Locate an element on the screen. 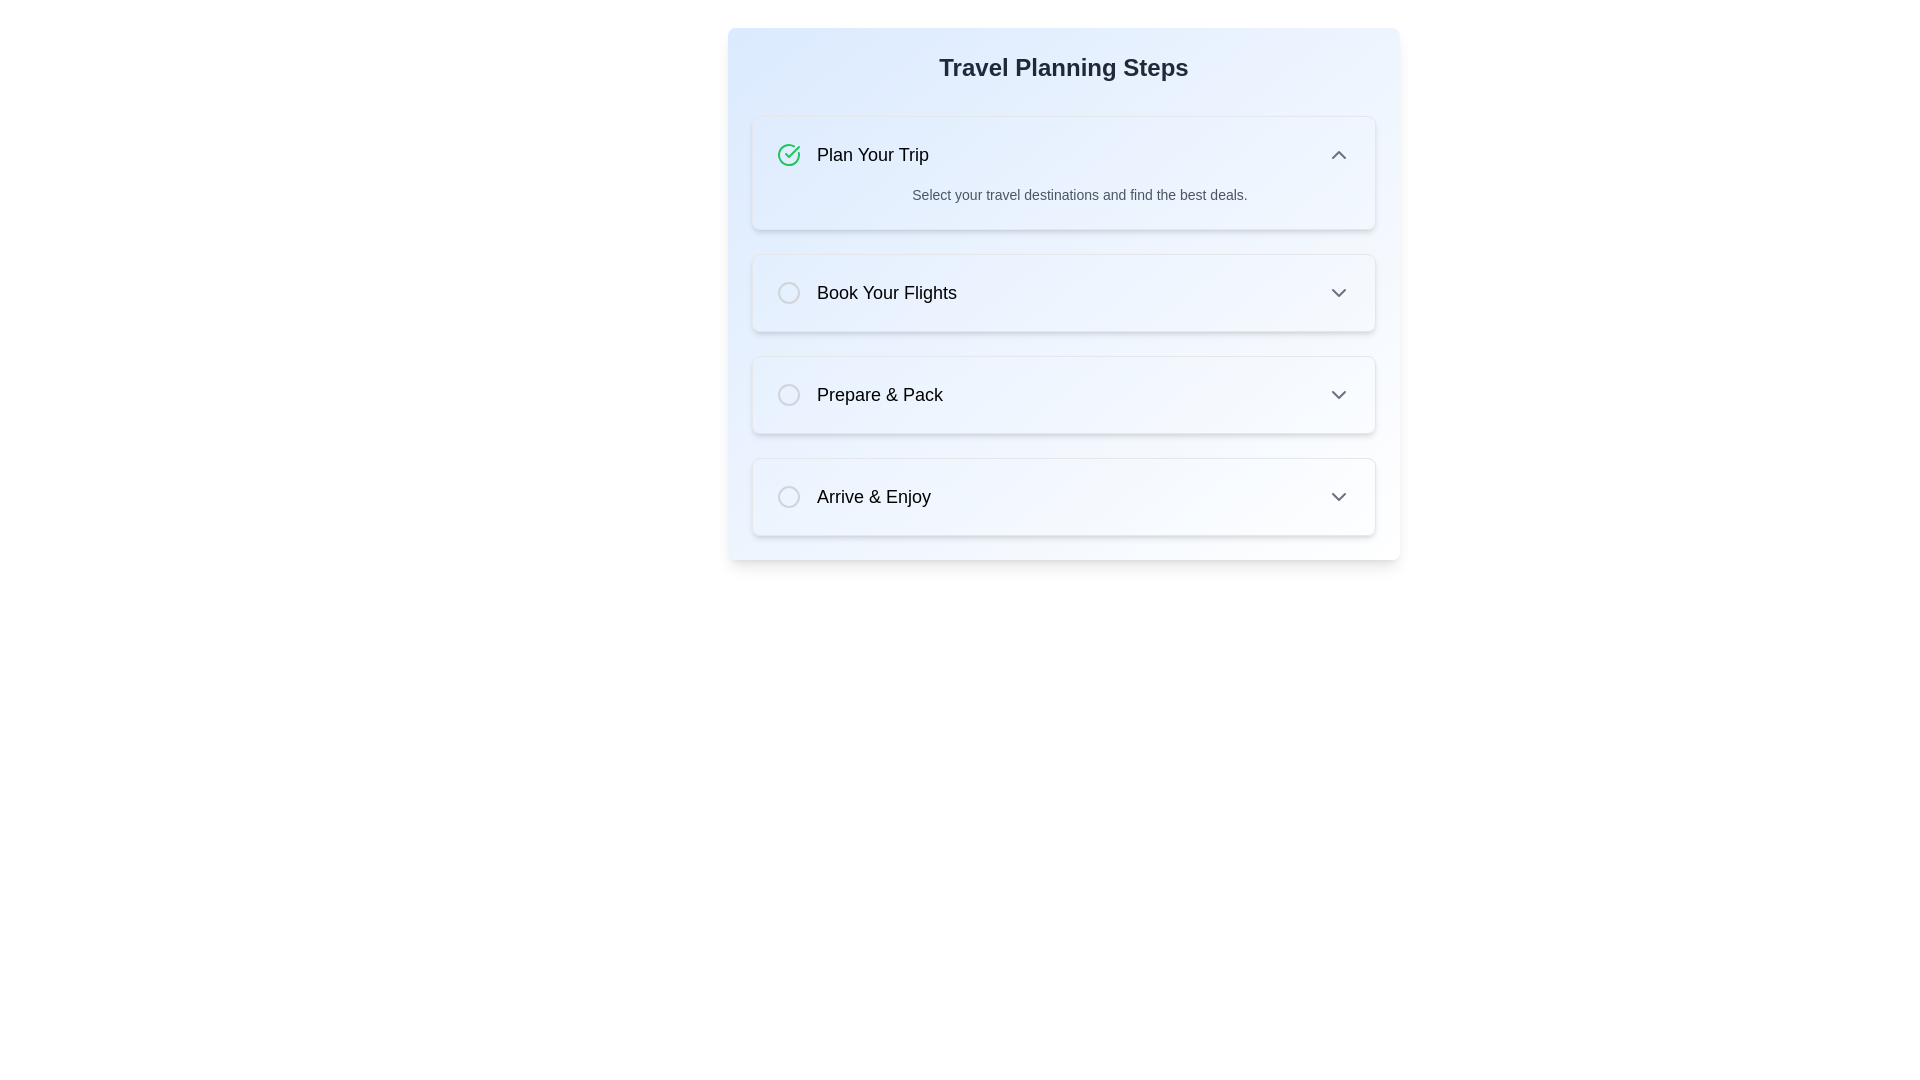 The width and height of the screenshot is (1920, 1080). the radio button located to the left of the text 'Arrive & Enjoy' in the 'Travel Planning Steps' section is located at coordinates (787, 496).